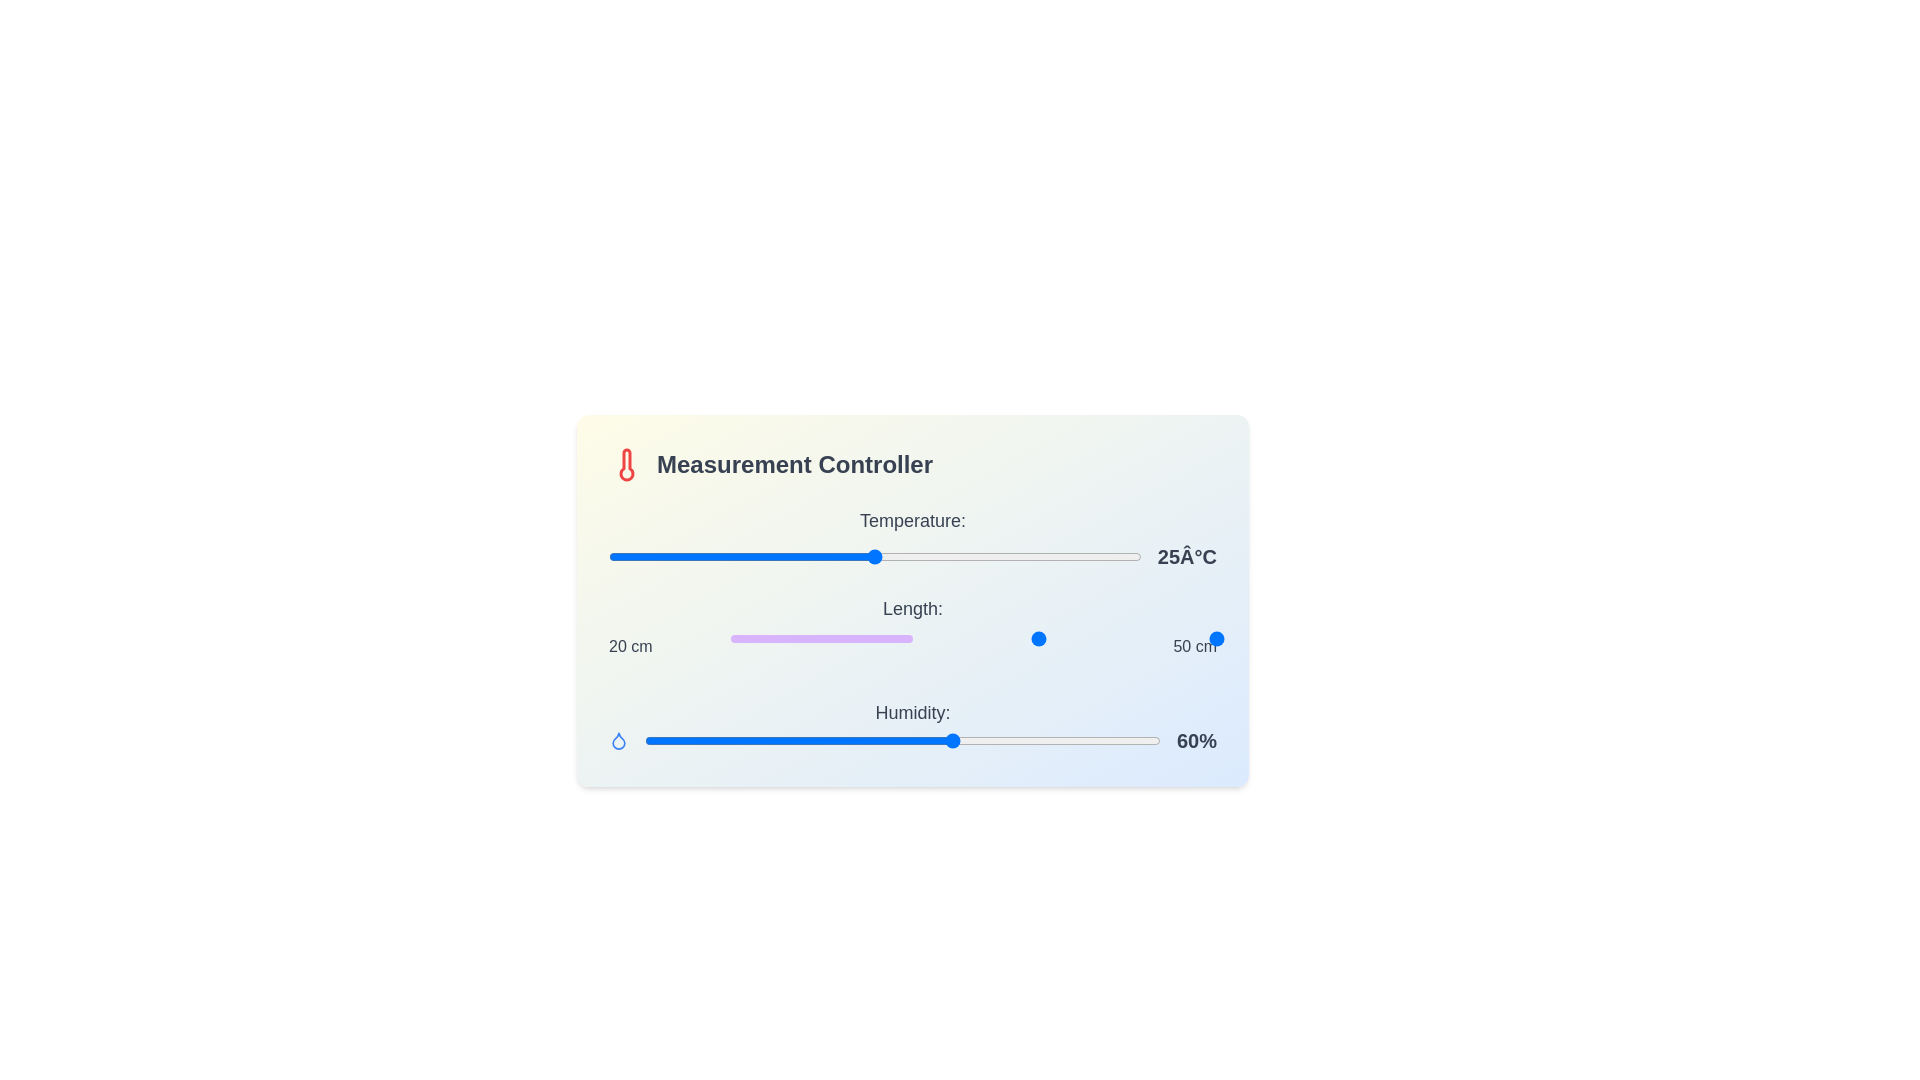 The height and width of the screenshot is (1080, 1920). Describe the element at coordinates (1053, 639) in the screenshot. I see `the length` at that location.